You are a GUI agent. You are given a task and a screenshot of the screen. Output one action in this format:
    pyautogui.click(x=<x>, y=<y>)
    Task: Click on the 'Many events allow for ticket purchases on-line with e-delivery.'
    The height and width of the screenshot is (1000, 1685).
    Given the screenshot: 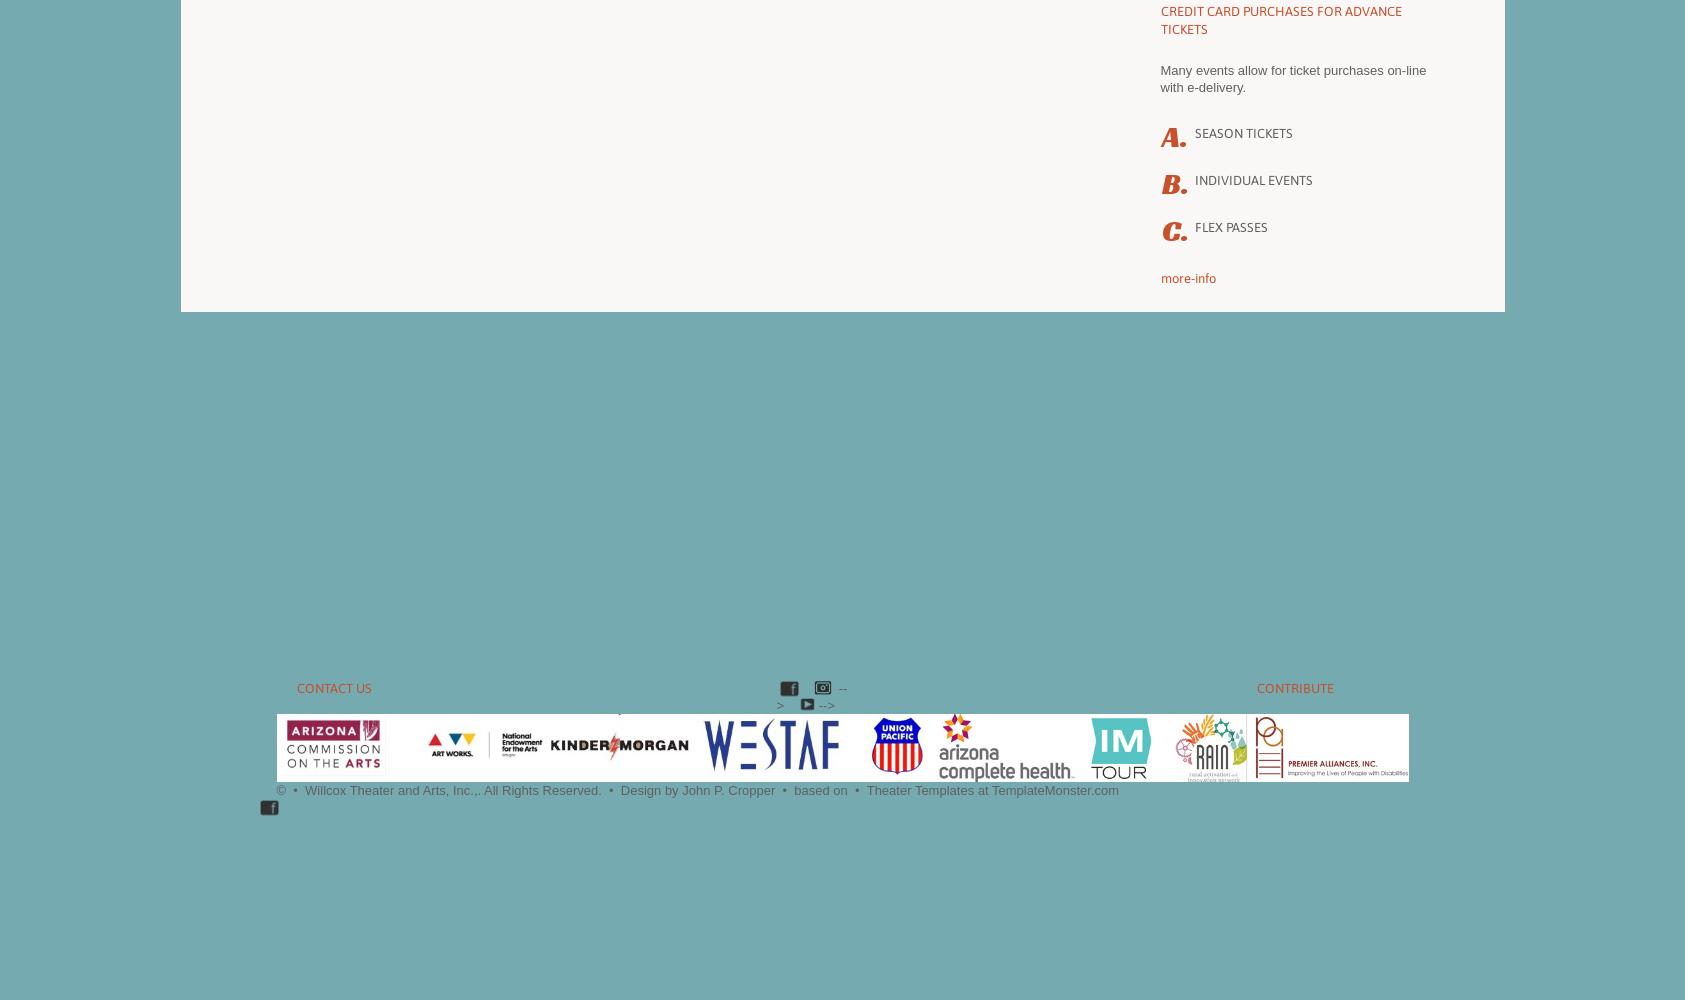 What is the action you would take?
    pyautogui.click(x=1293, y=78)
    